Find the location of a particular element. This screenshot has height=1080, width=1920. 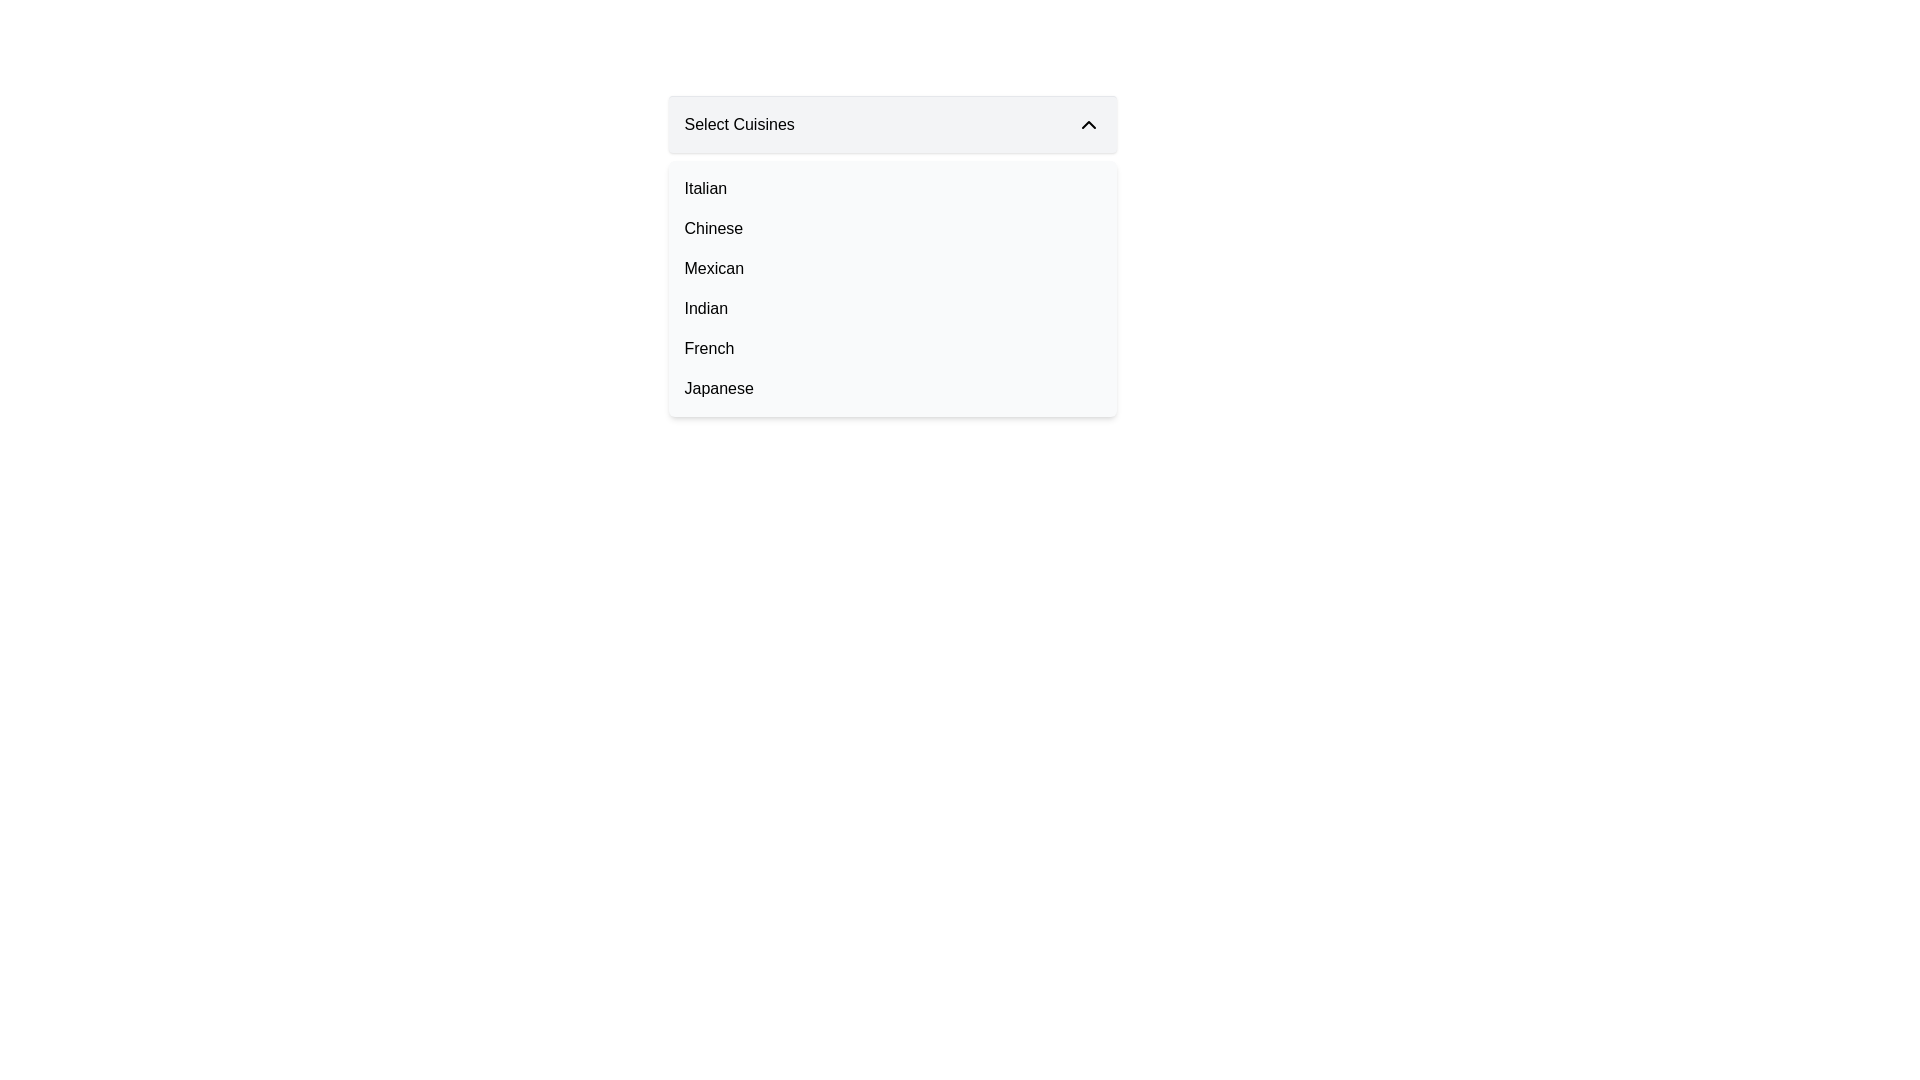

the 'Indian' text label within the dropdown menu is located at coordinates (706, 308).